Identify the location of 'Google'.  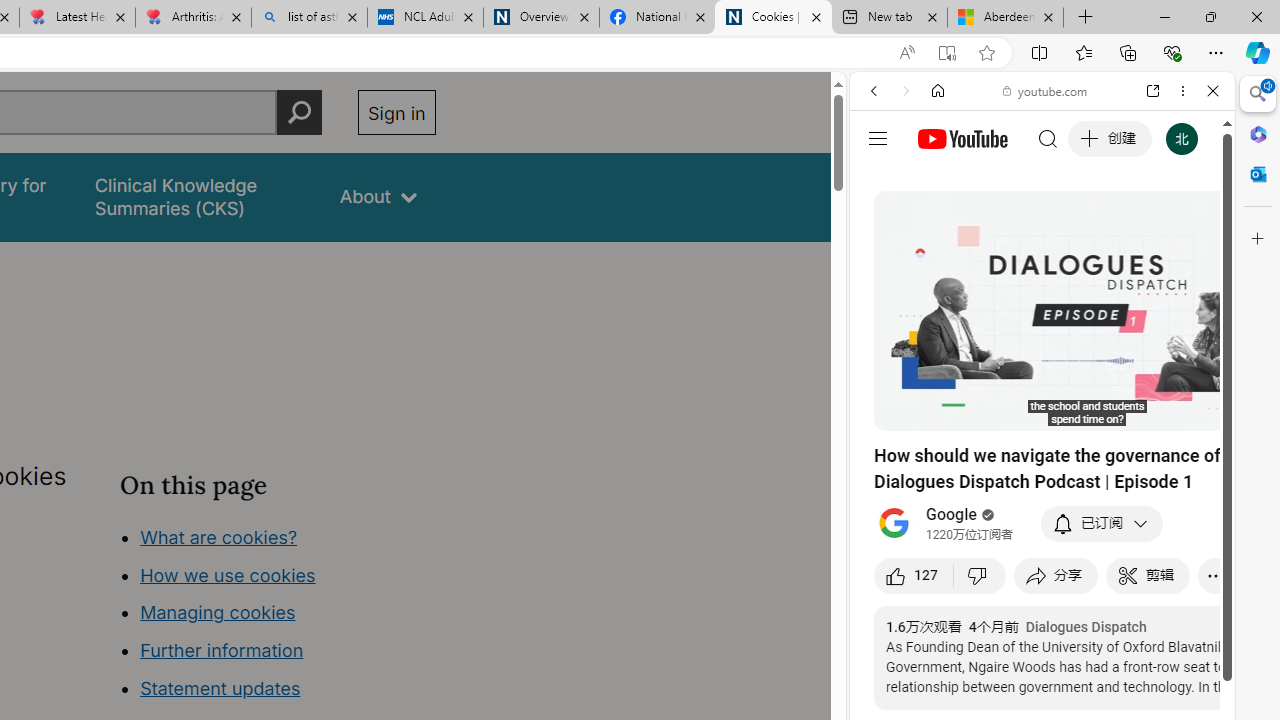
(951, 514).